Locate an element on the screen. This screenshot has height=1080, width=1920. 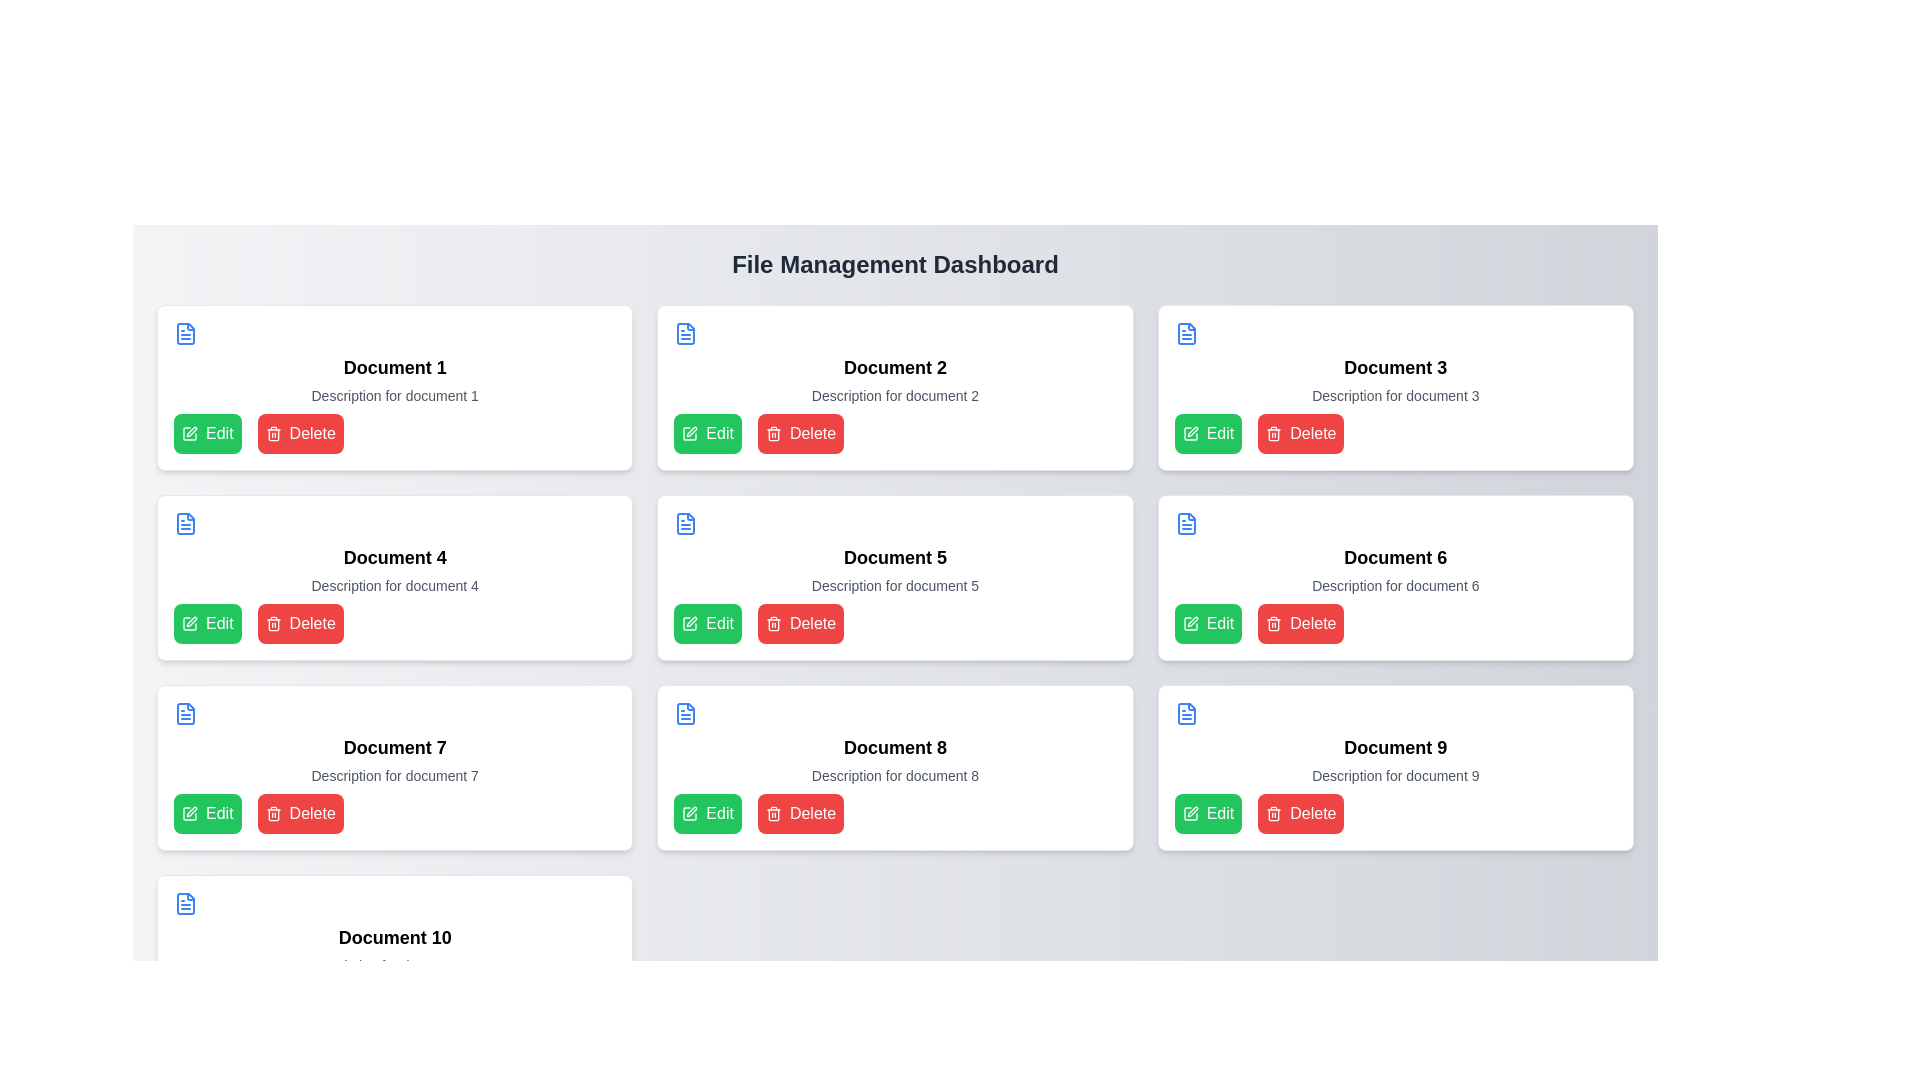
the small red trash can icon embedded in the delete button located to the right of the edit button within the document card on the file management dashboard is located at coordinates (772, 813).